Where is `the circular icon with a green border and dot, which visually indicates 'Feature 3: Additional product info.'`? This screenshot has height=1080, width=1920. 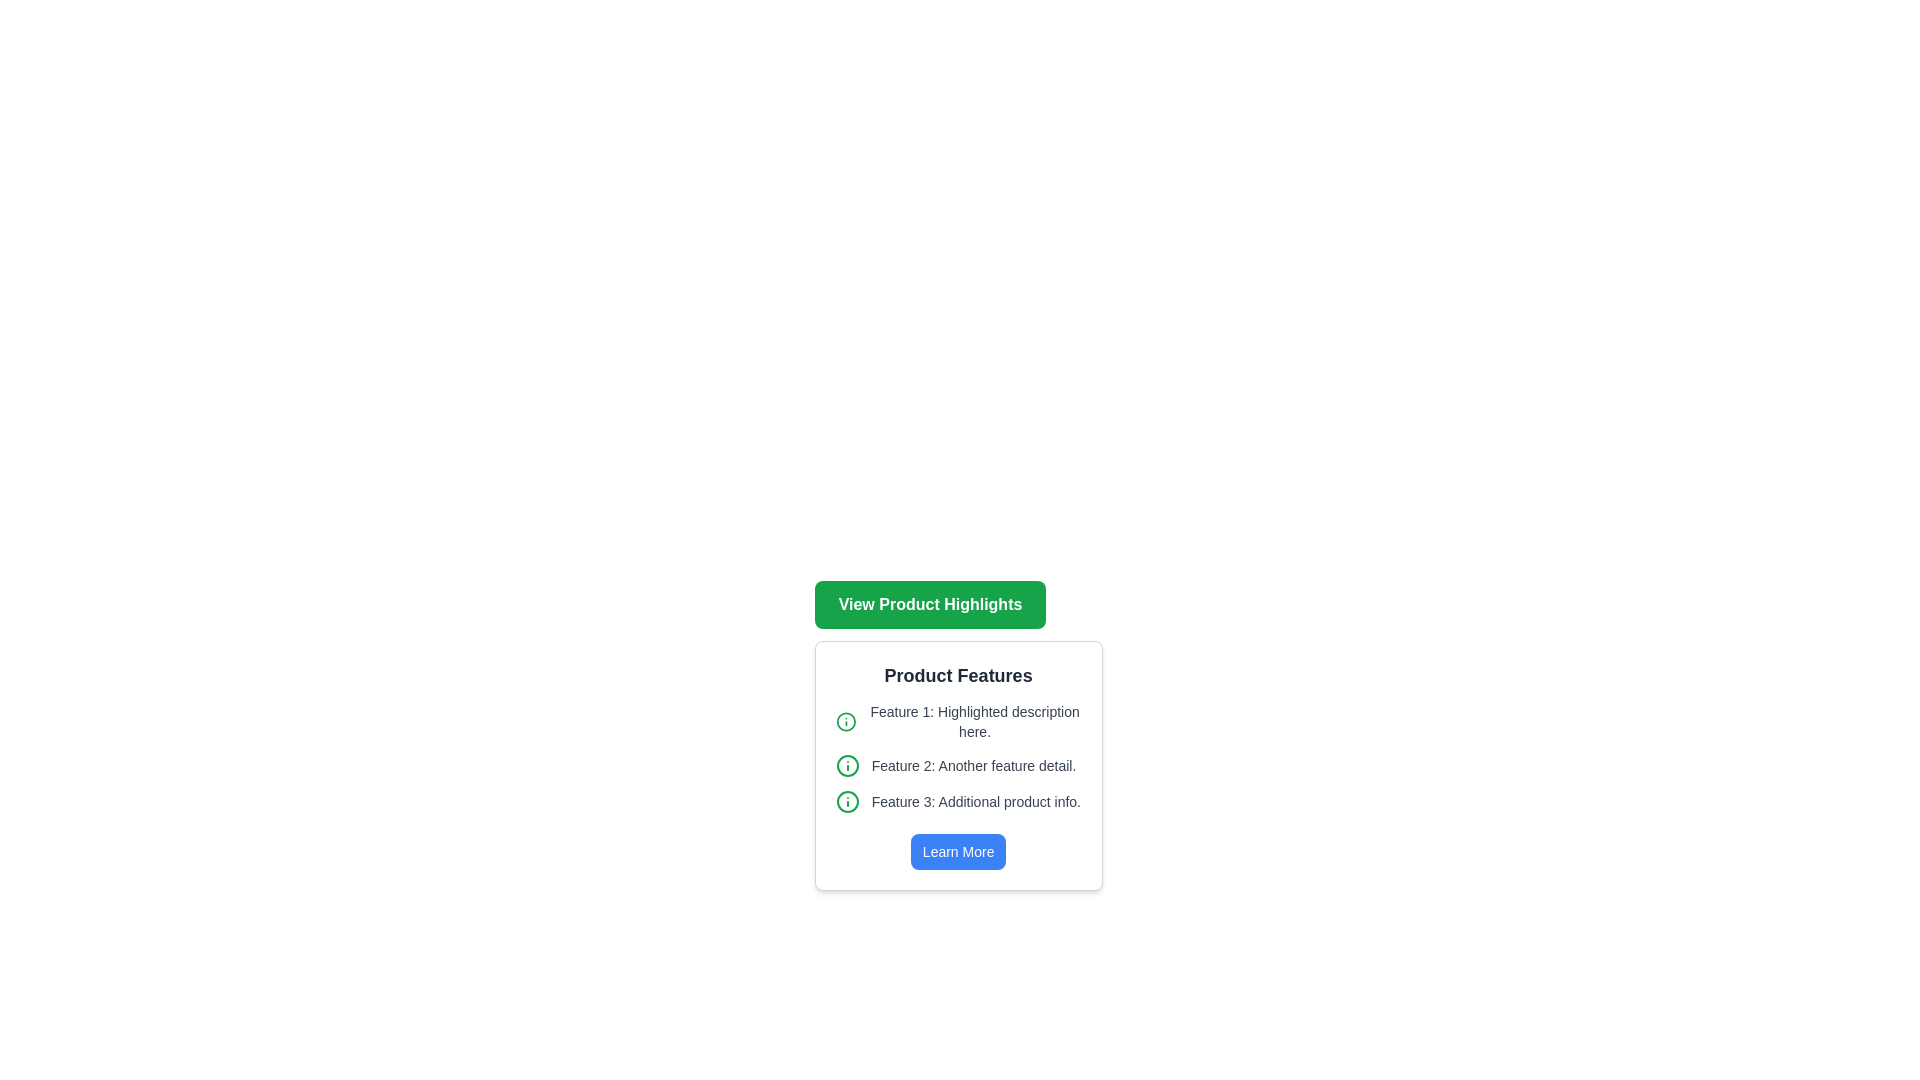 the circular icon with a green border and dot, which visually indicates 'Feature 3: Additional product info.' is located at coordinates (847, 801).